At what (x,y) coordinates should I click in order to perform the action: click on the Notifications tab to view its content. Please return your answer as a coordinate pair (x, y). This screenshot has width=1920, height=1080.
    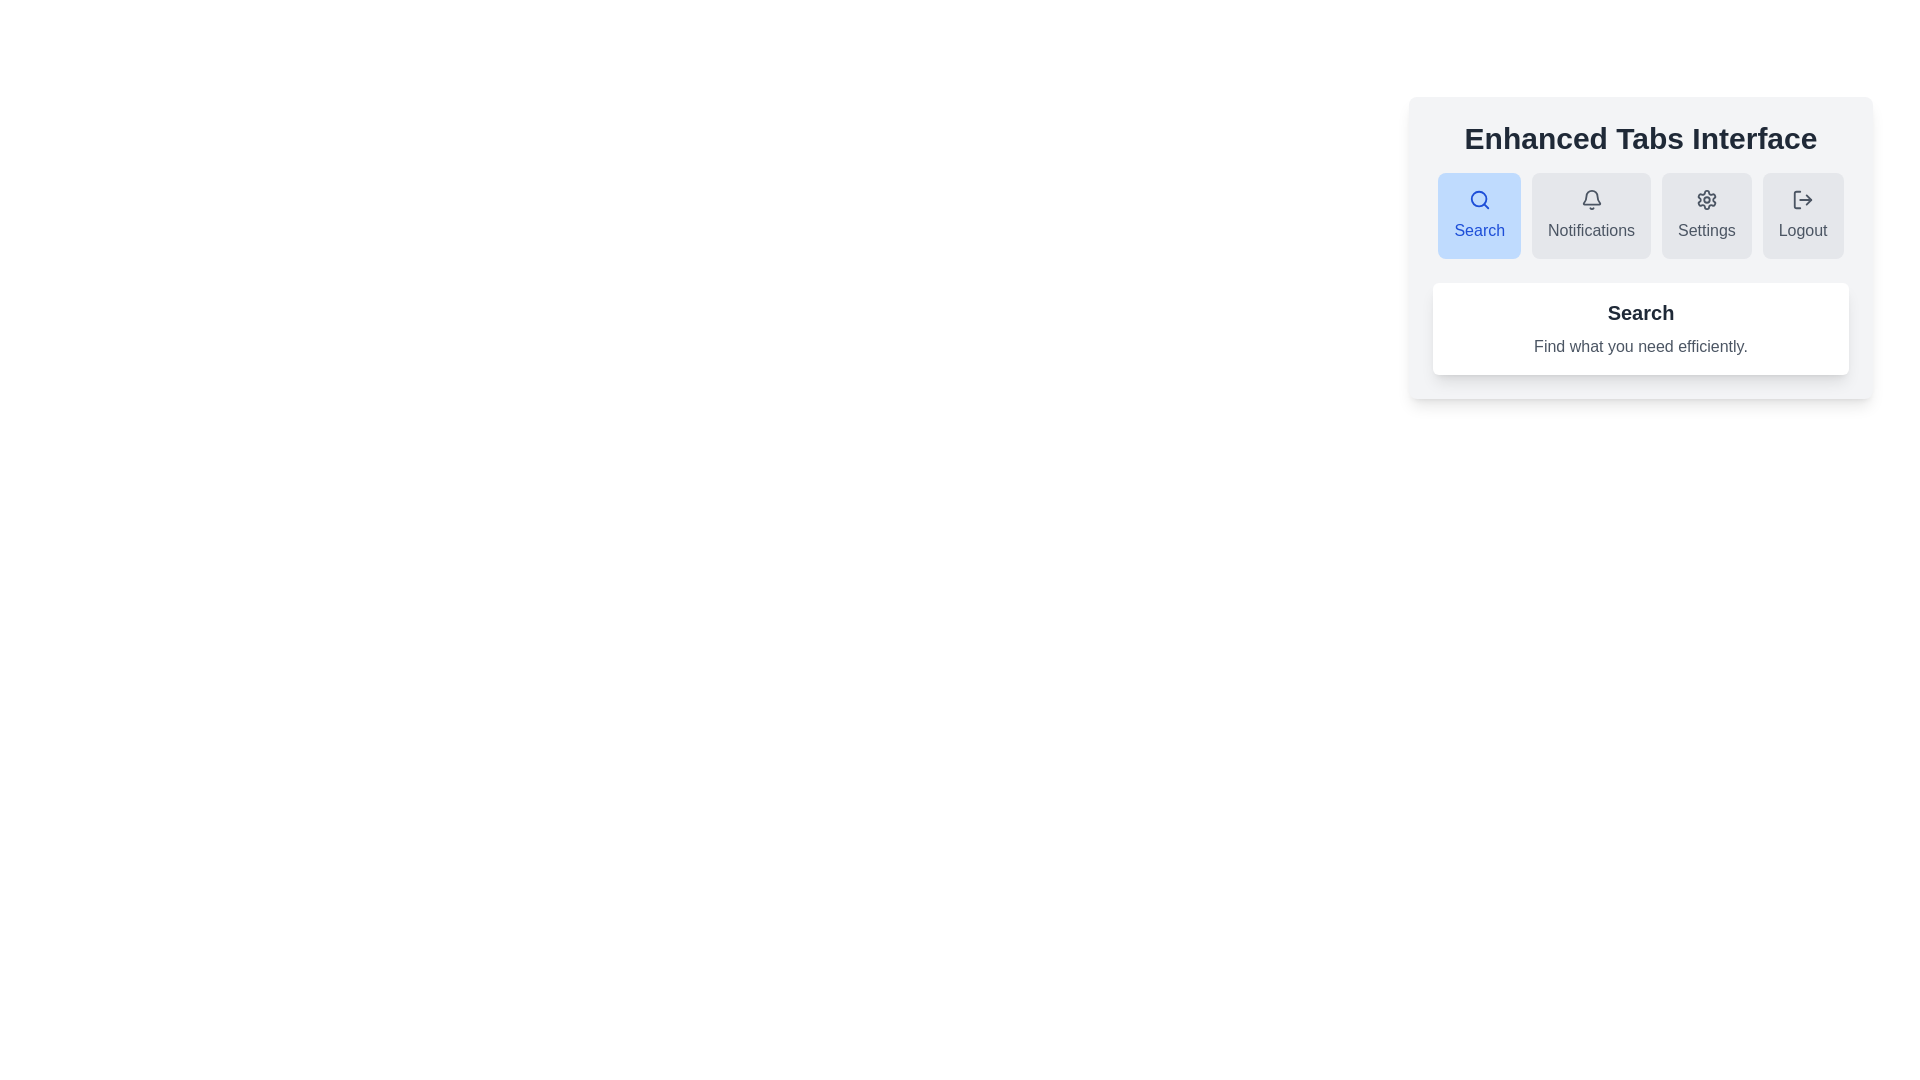
    Looking at the image, I should click on (1590, 216).